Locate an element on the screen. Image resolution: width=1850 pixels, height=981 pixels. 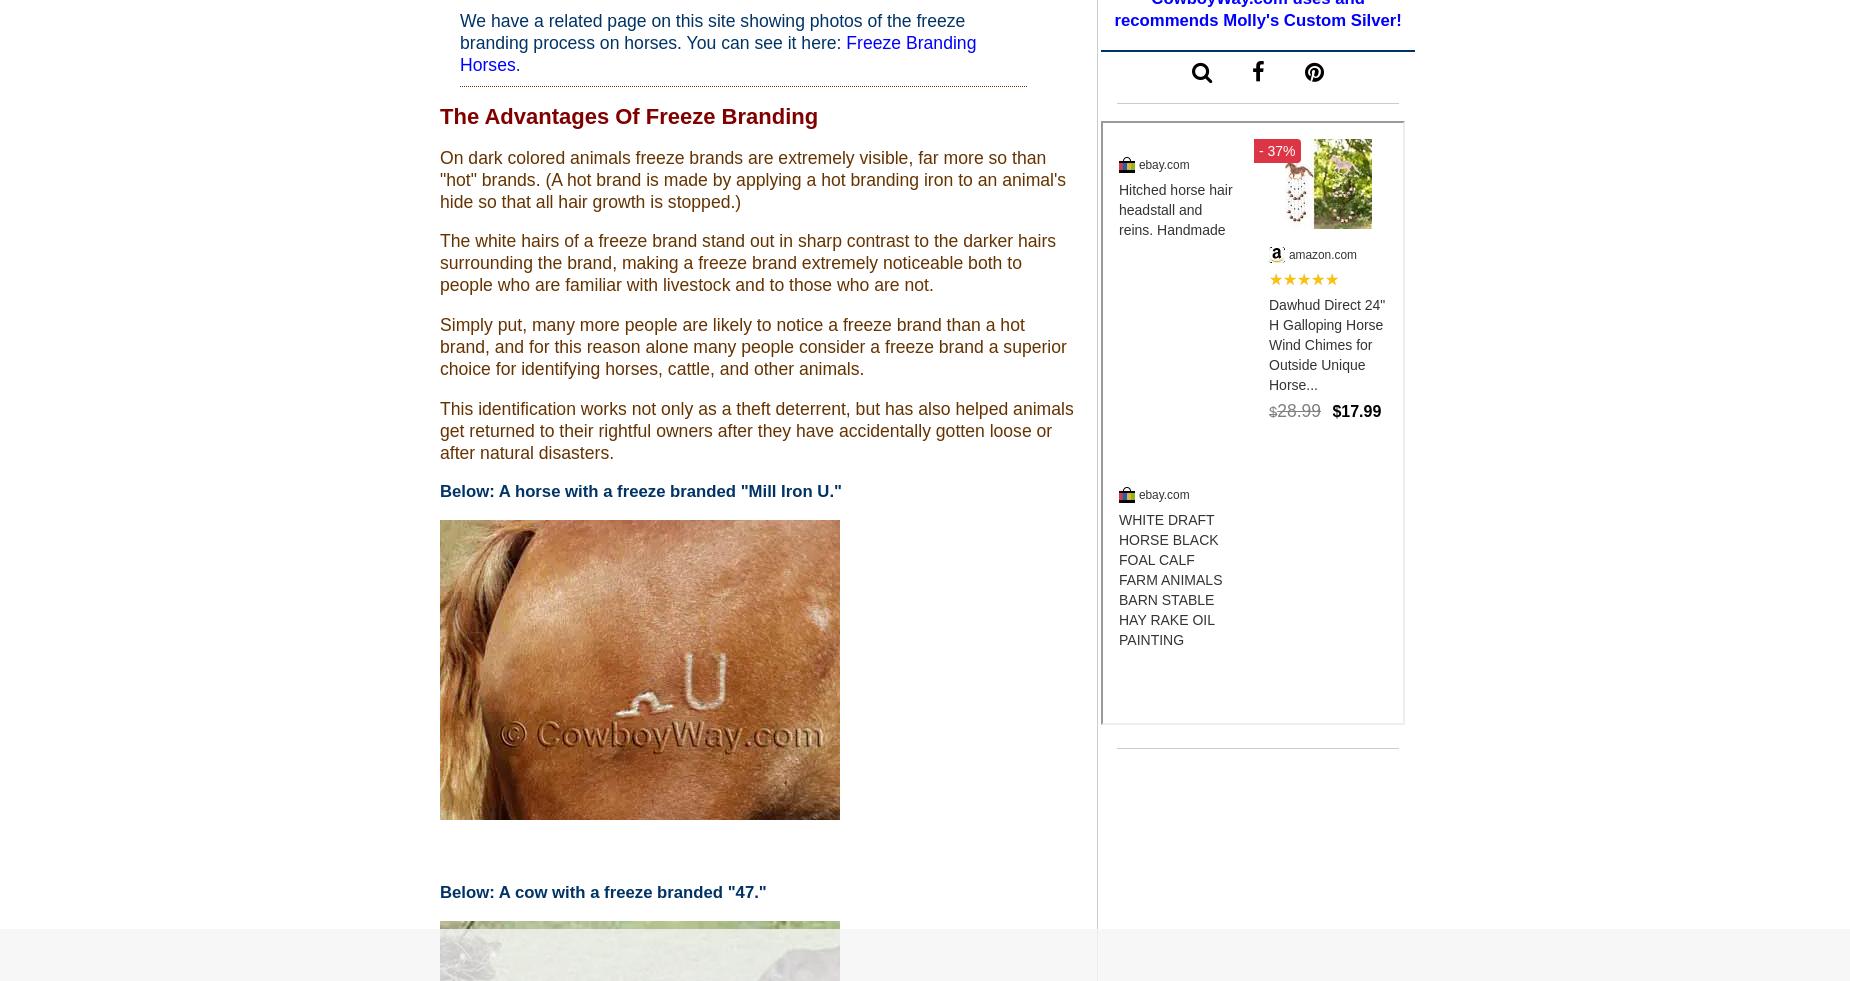
'The Advantages Of Freeze Branding' is located at coordinates (629, 115).